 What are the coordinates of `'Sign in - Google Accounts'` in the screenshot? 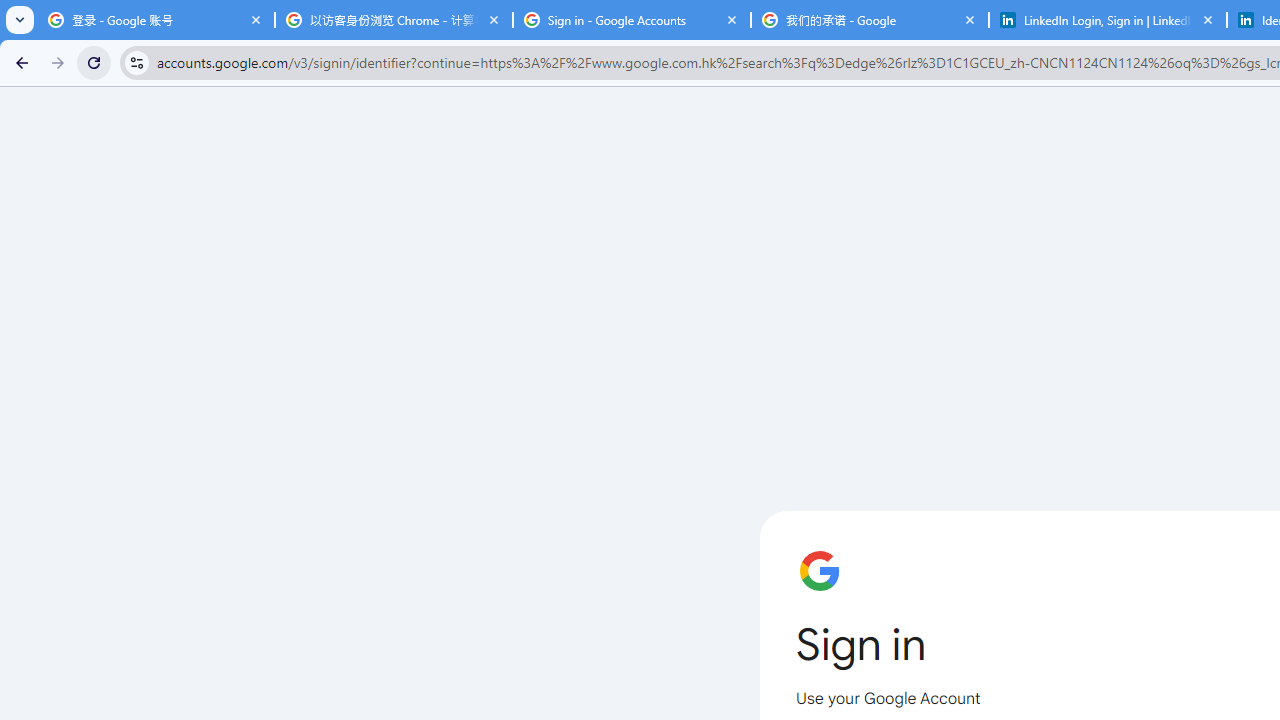 It's located at (631, 20).